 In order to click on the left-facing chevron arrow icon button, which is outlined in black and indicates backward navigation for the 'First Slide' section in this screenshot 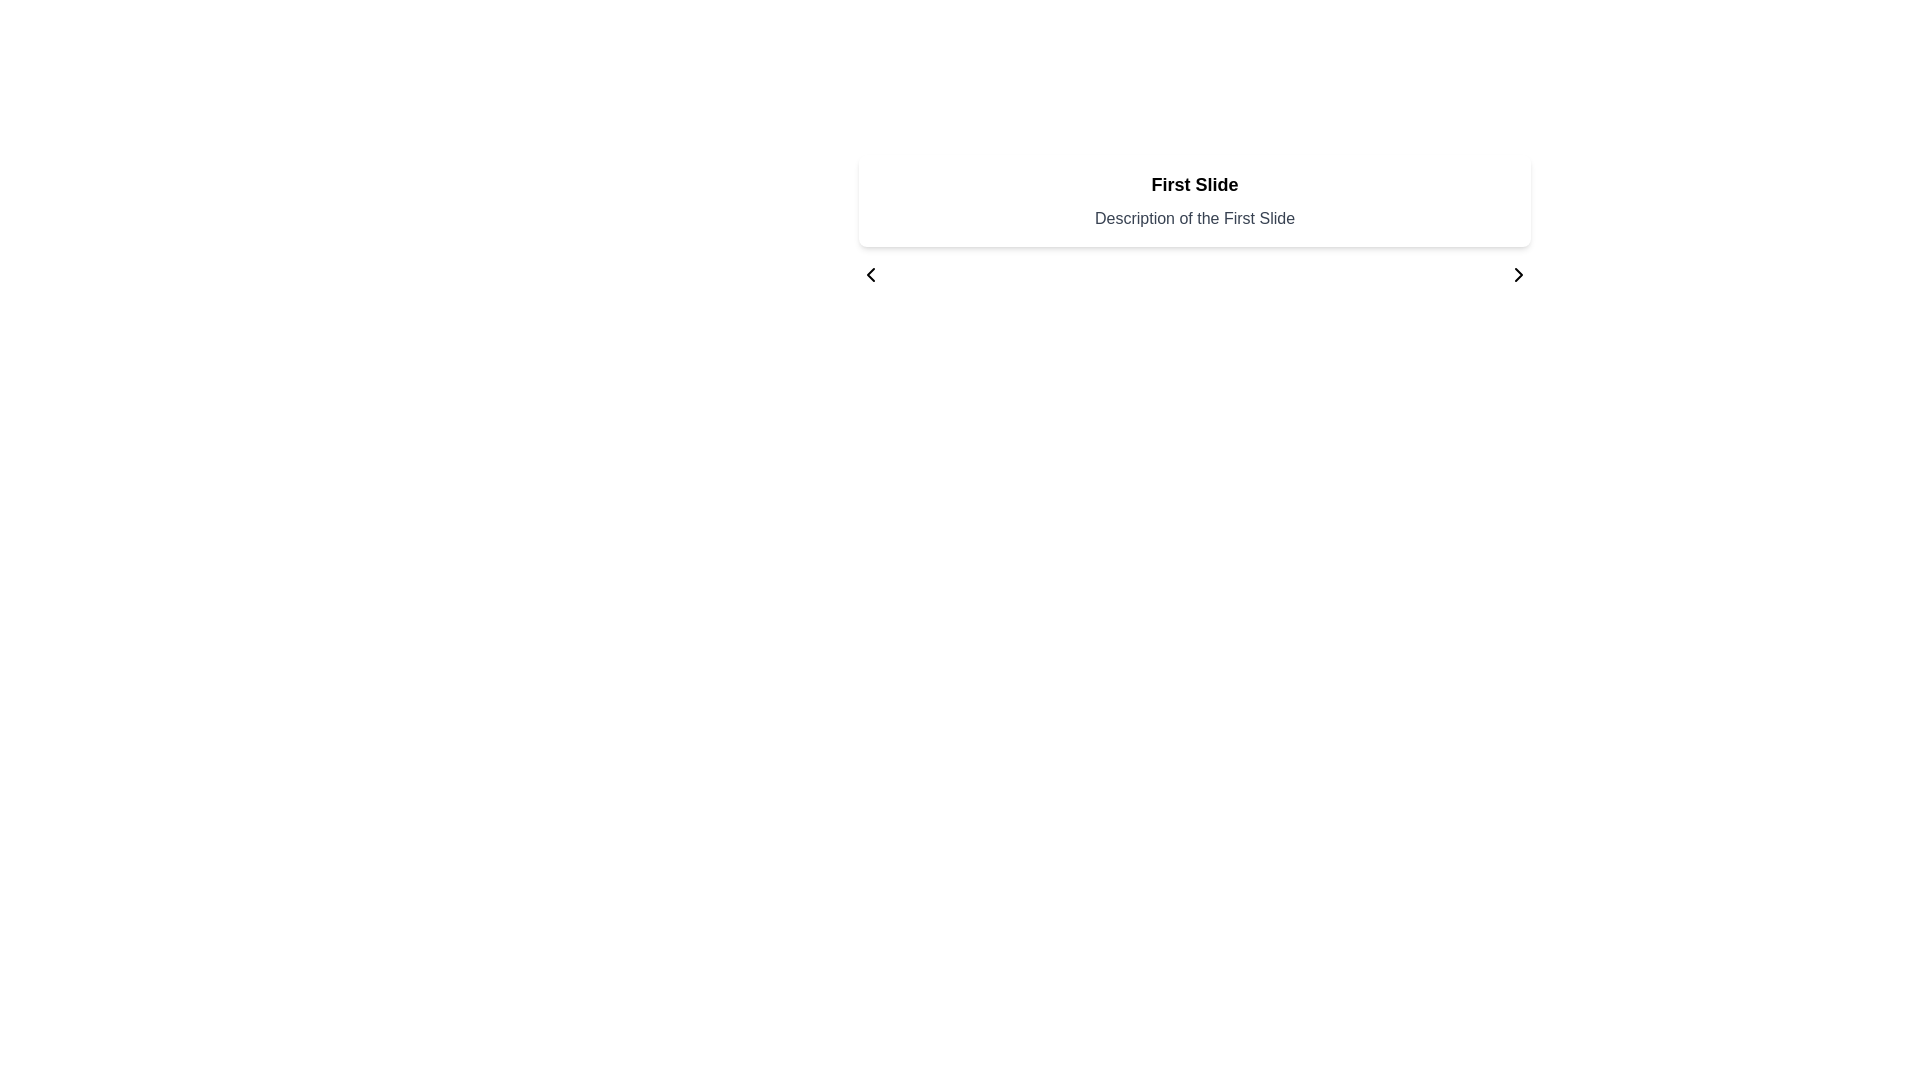, I will do `click(870, 274)`.